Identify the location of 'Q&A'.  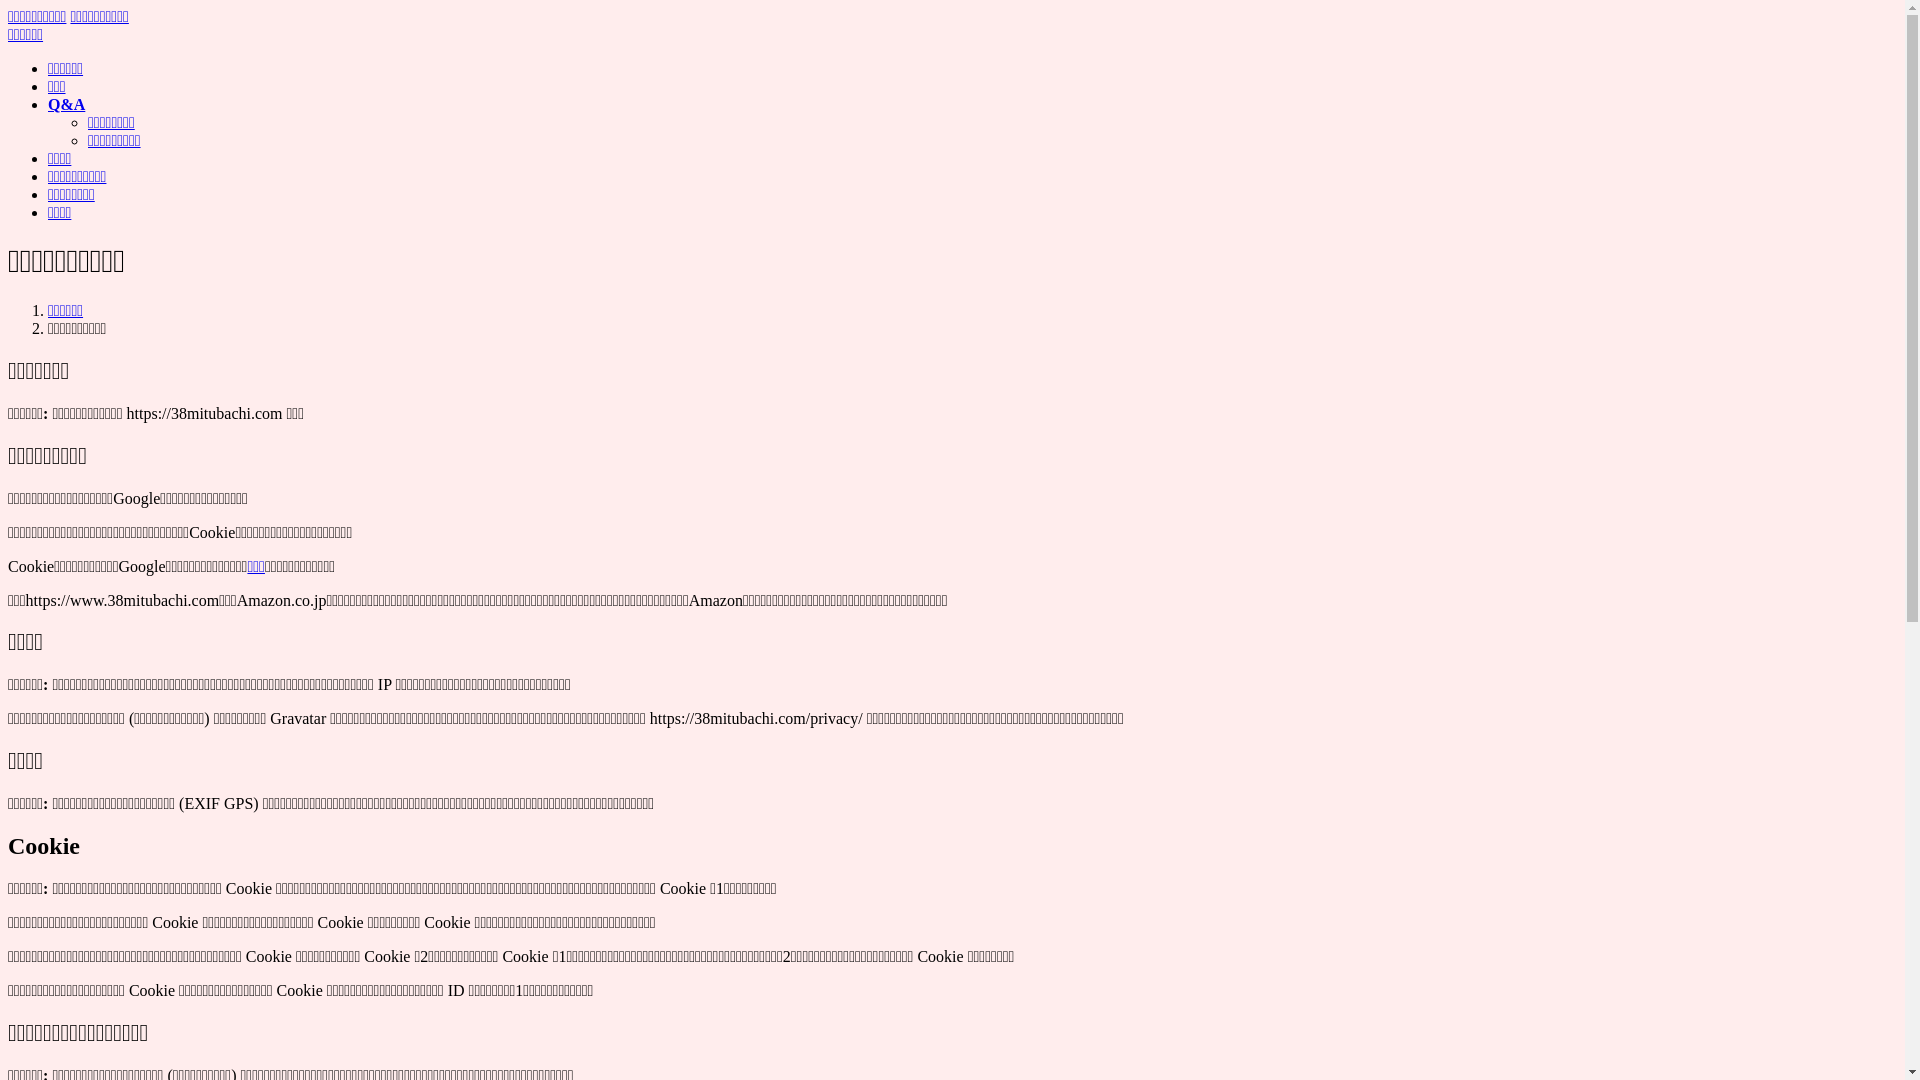
(66, 104).